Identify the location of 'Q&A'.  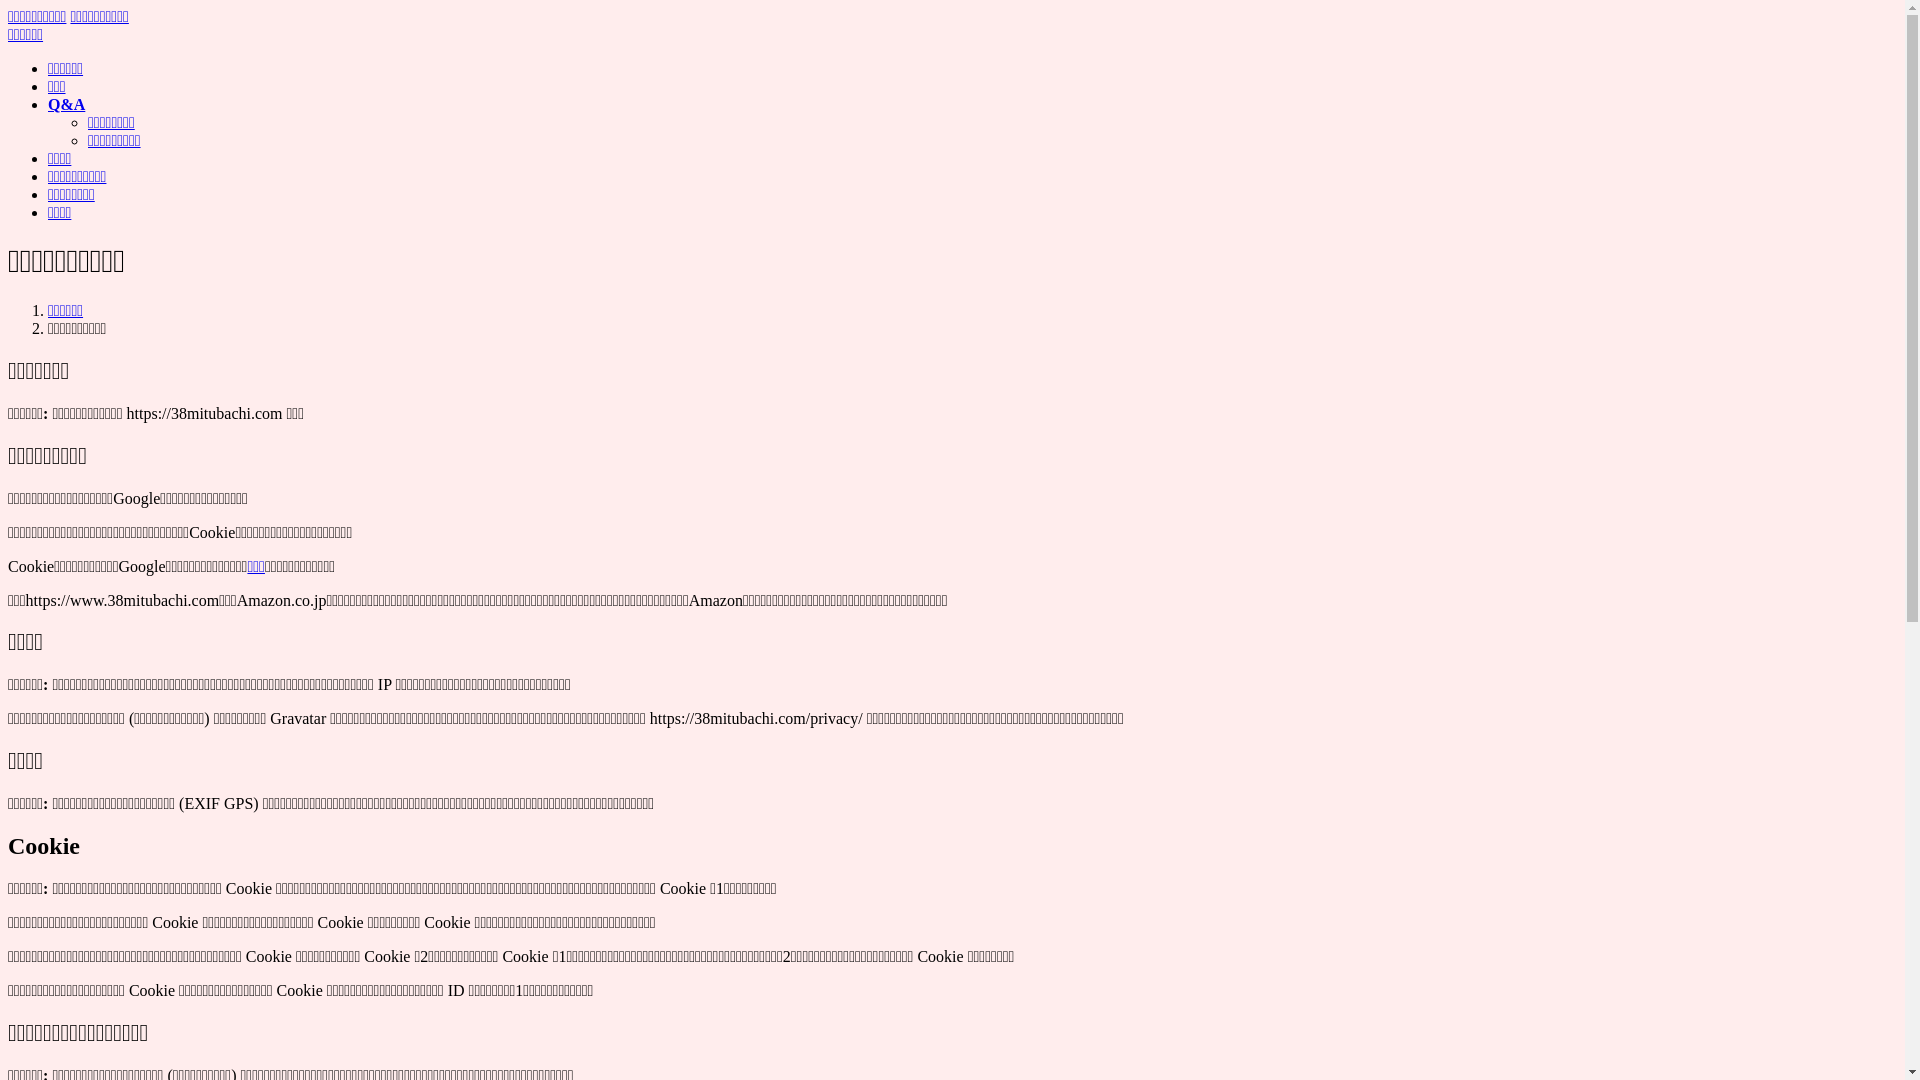
(66, 104).